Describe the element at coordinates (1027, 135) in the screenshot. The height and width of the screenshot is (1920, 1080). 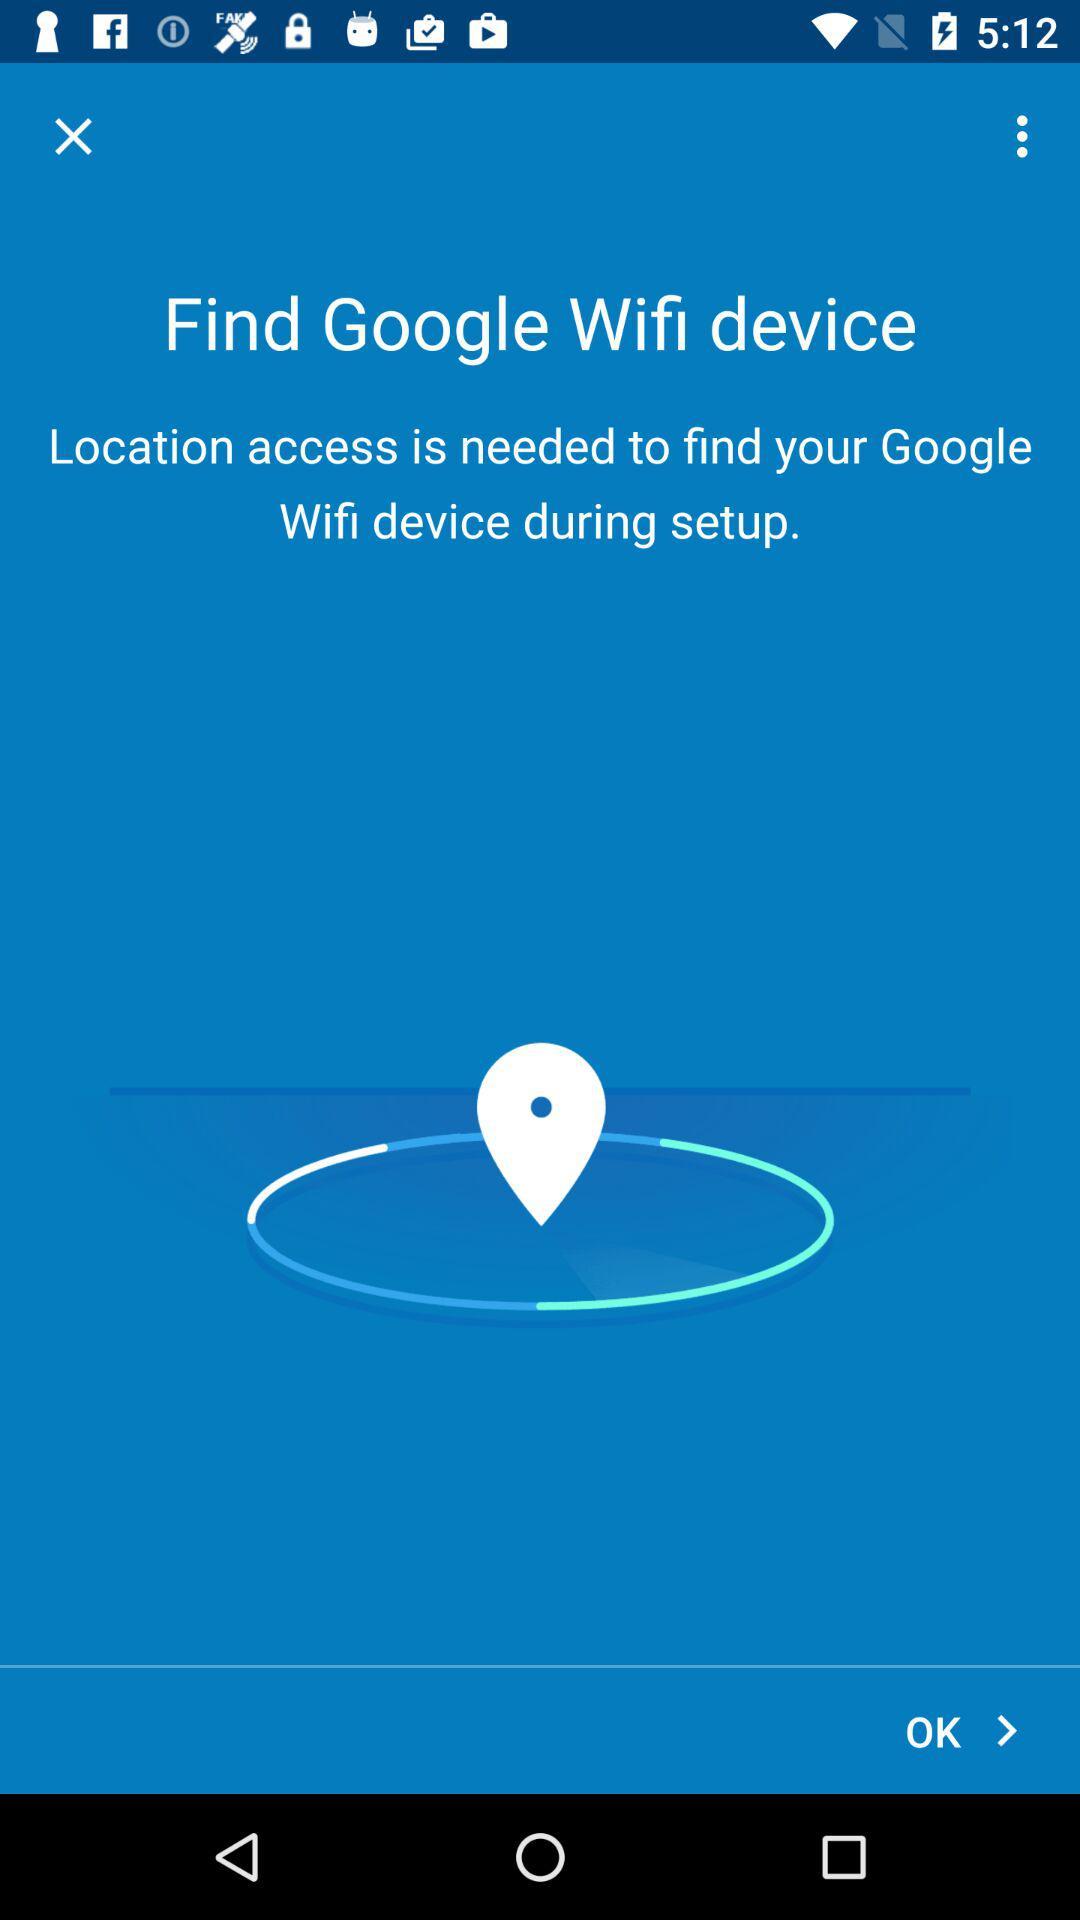
I see `the item at the top right corner` at that location.